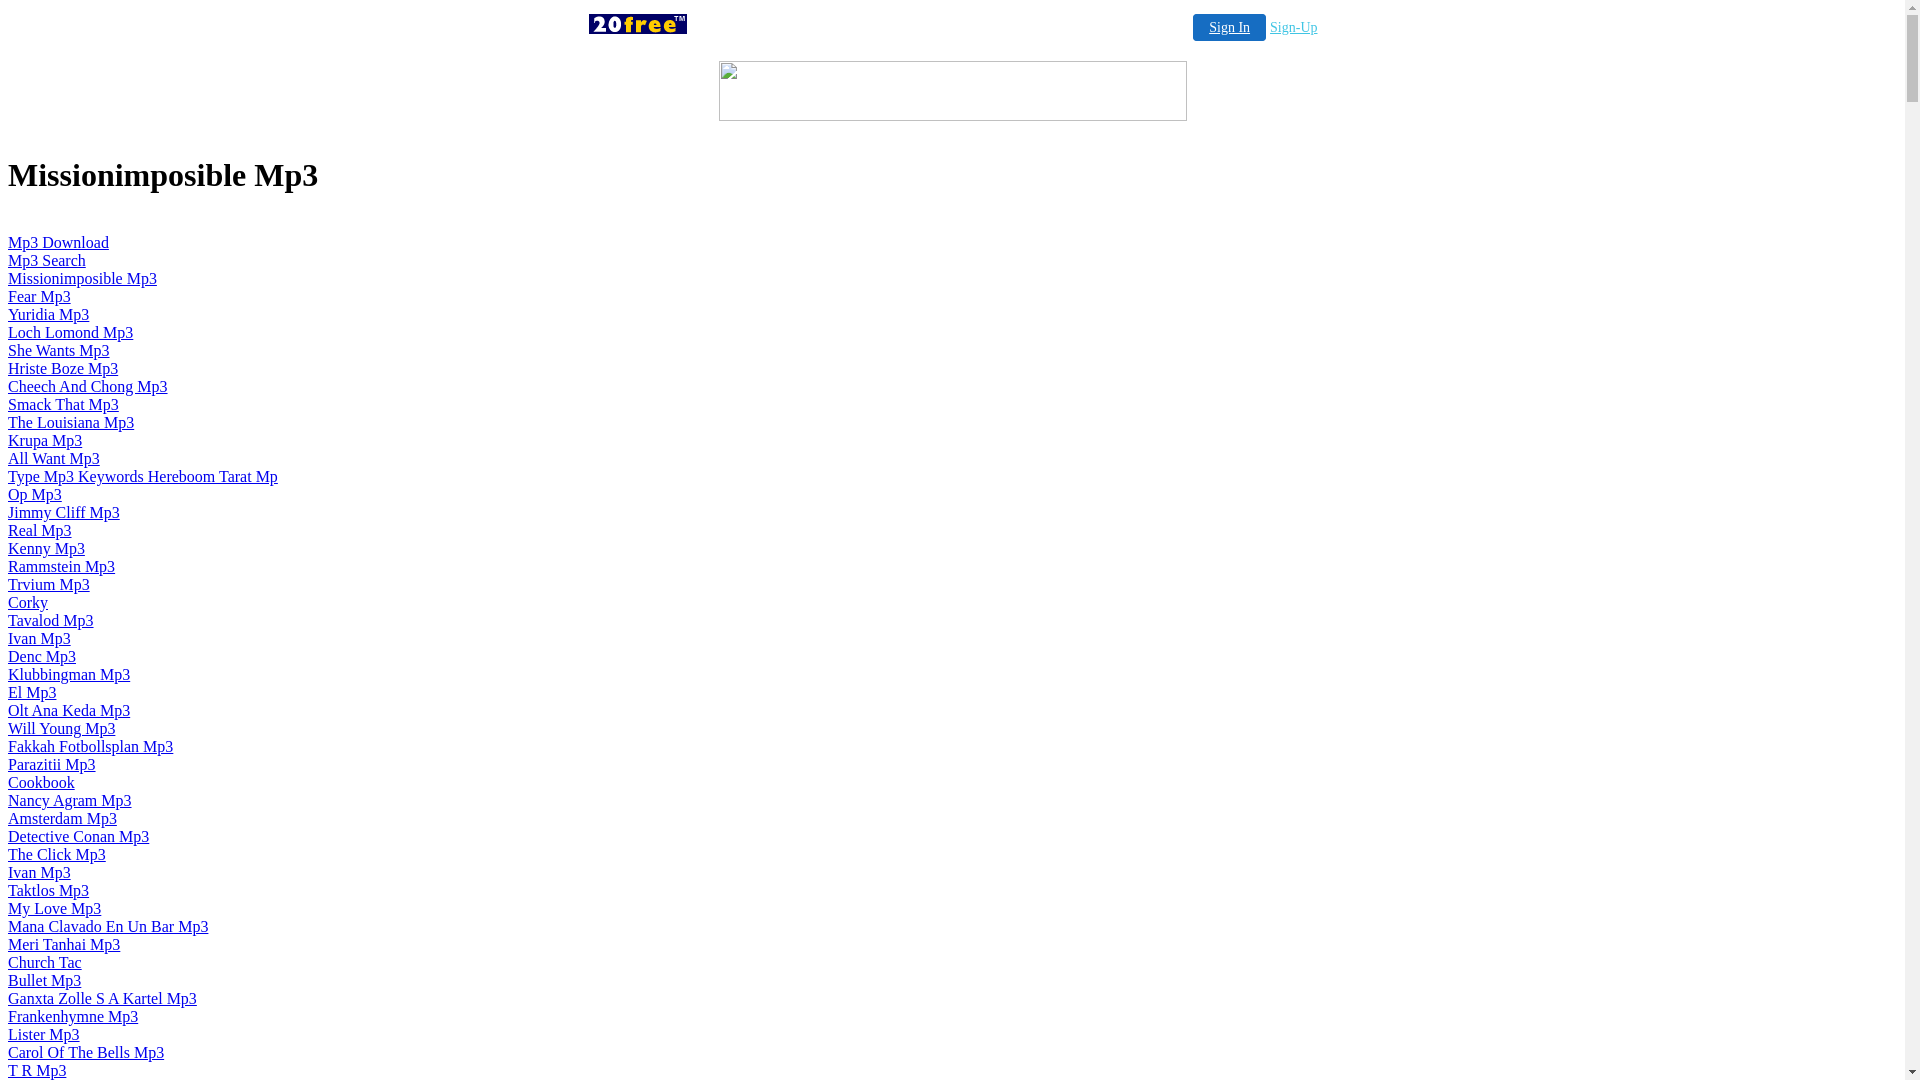 This screenshot has height=1080, width=1920. Describe the element at coordinates (1228, 27) in the screenshot. I see `'Sign In'` at that location.